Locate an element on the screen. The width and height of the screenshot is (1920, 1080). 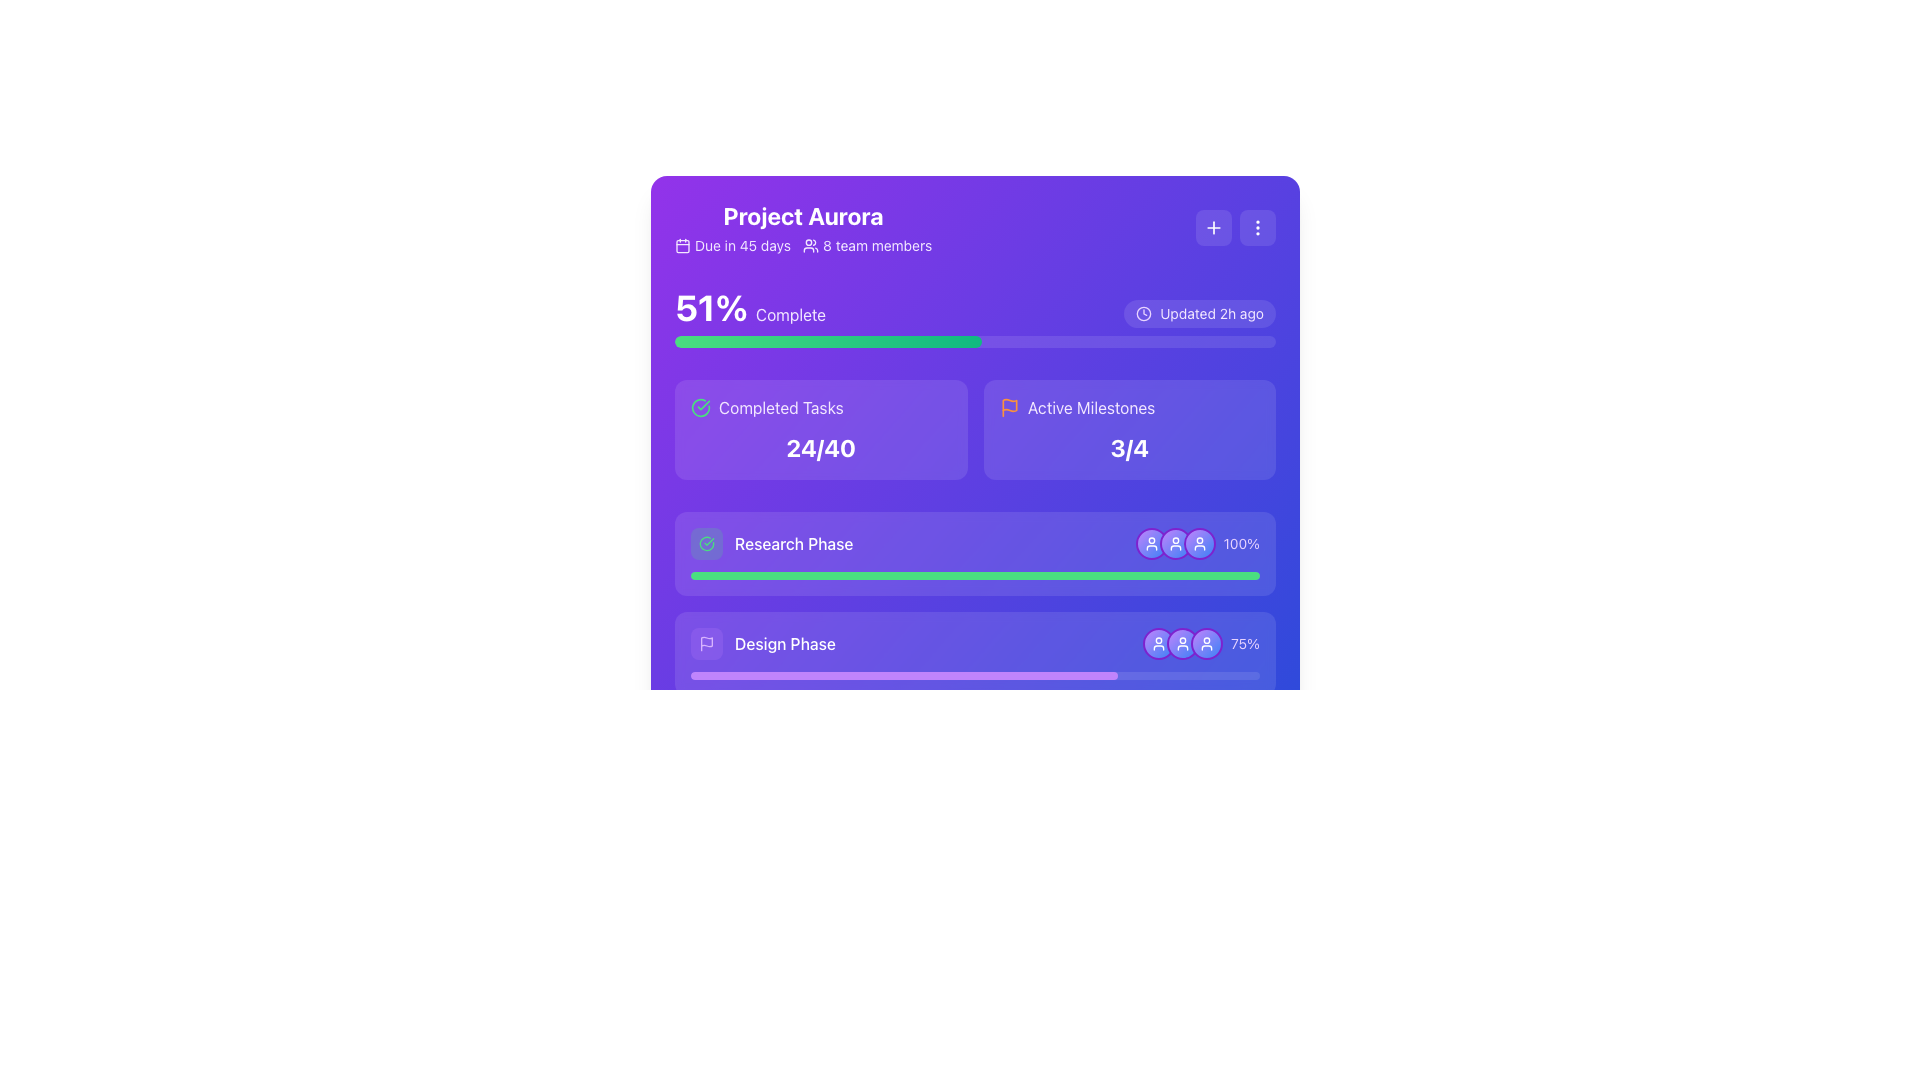
the 'Due in 45 days' label, which includes a small calendar icon, located just below the 'Project Aurora' header and to the left of the '8 team members' text is located at coordinates (732, 245).